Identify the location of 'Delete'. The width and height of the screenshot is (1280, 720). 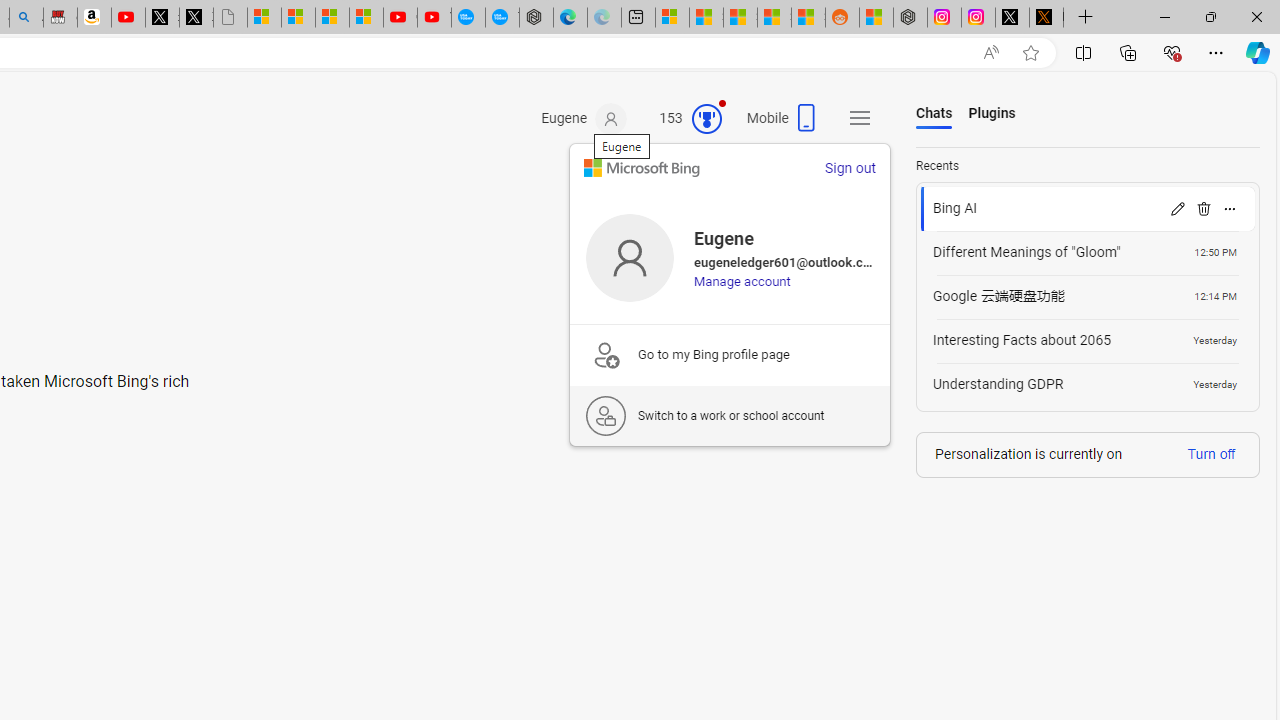
(1202, 208).